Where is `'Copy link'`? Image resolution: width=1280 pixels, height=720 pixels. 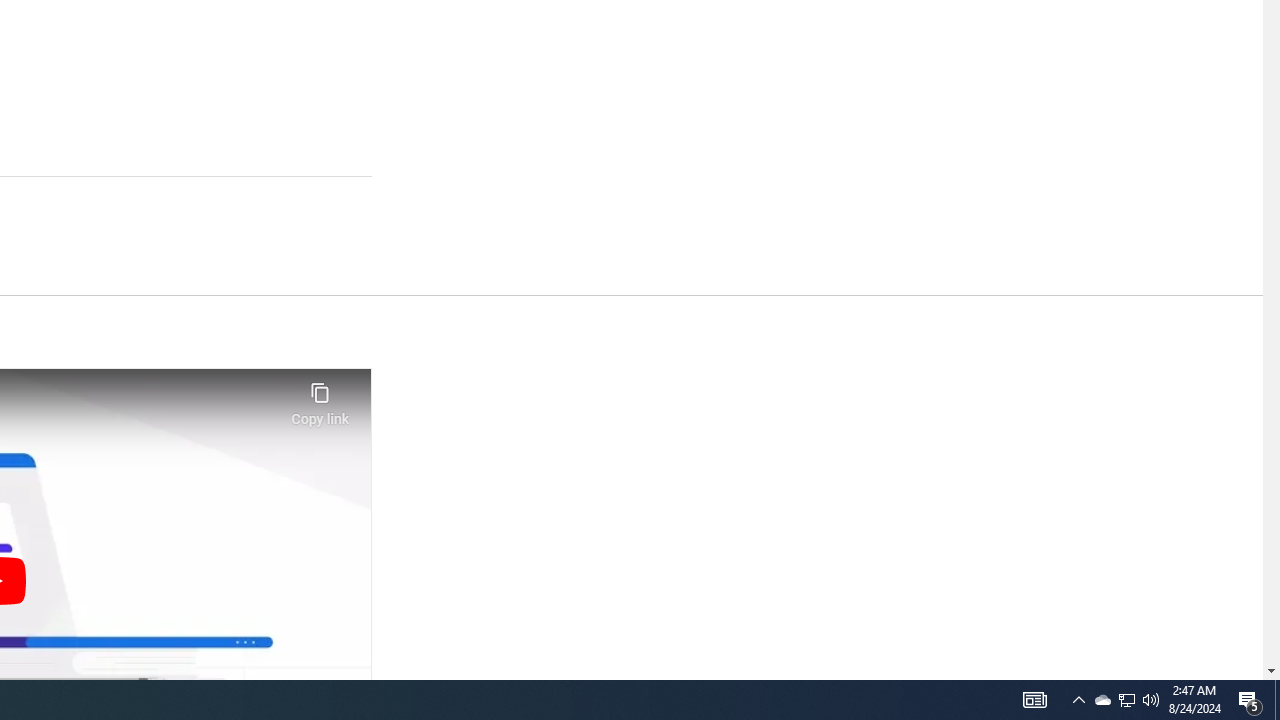 'Copy link' is located at coordinates (320, 398).